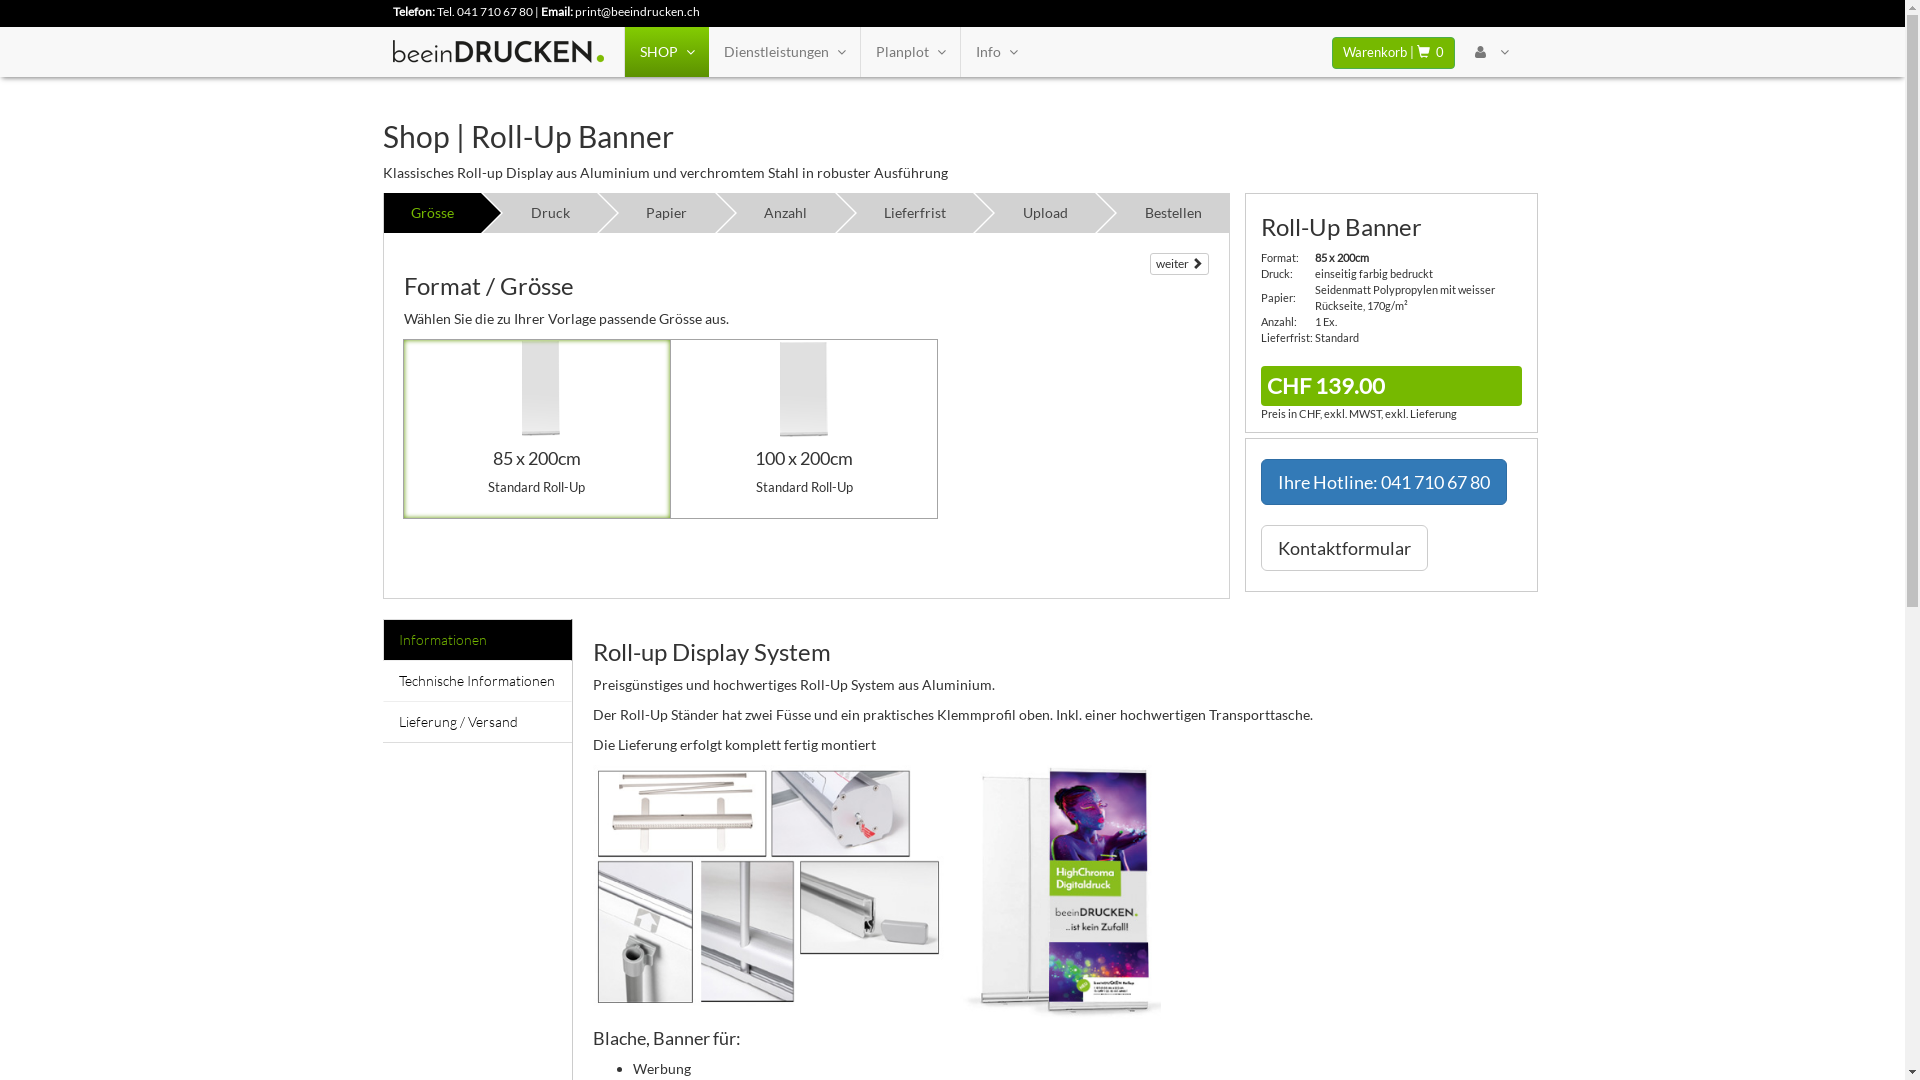 The width and height of the screenshot is (1920, 1080). I want to click on 'Anzahl', so click(785, 212).